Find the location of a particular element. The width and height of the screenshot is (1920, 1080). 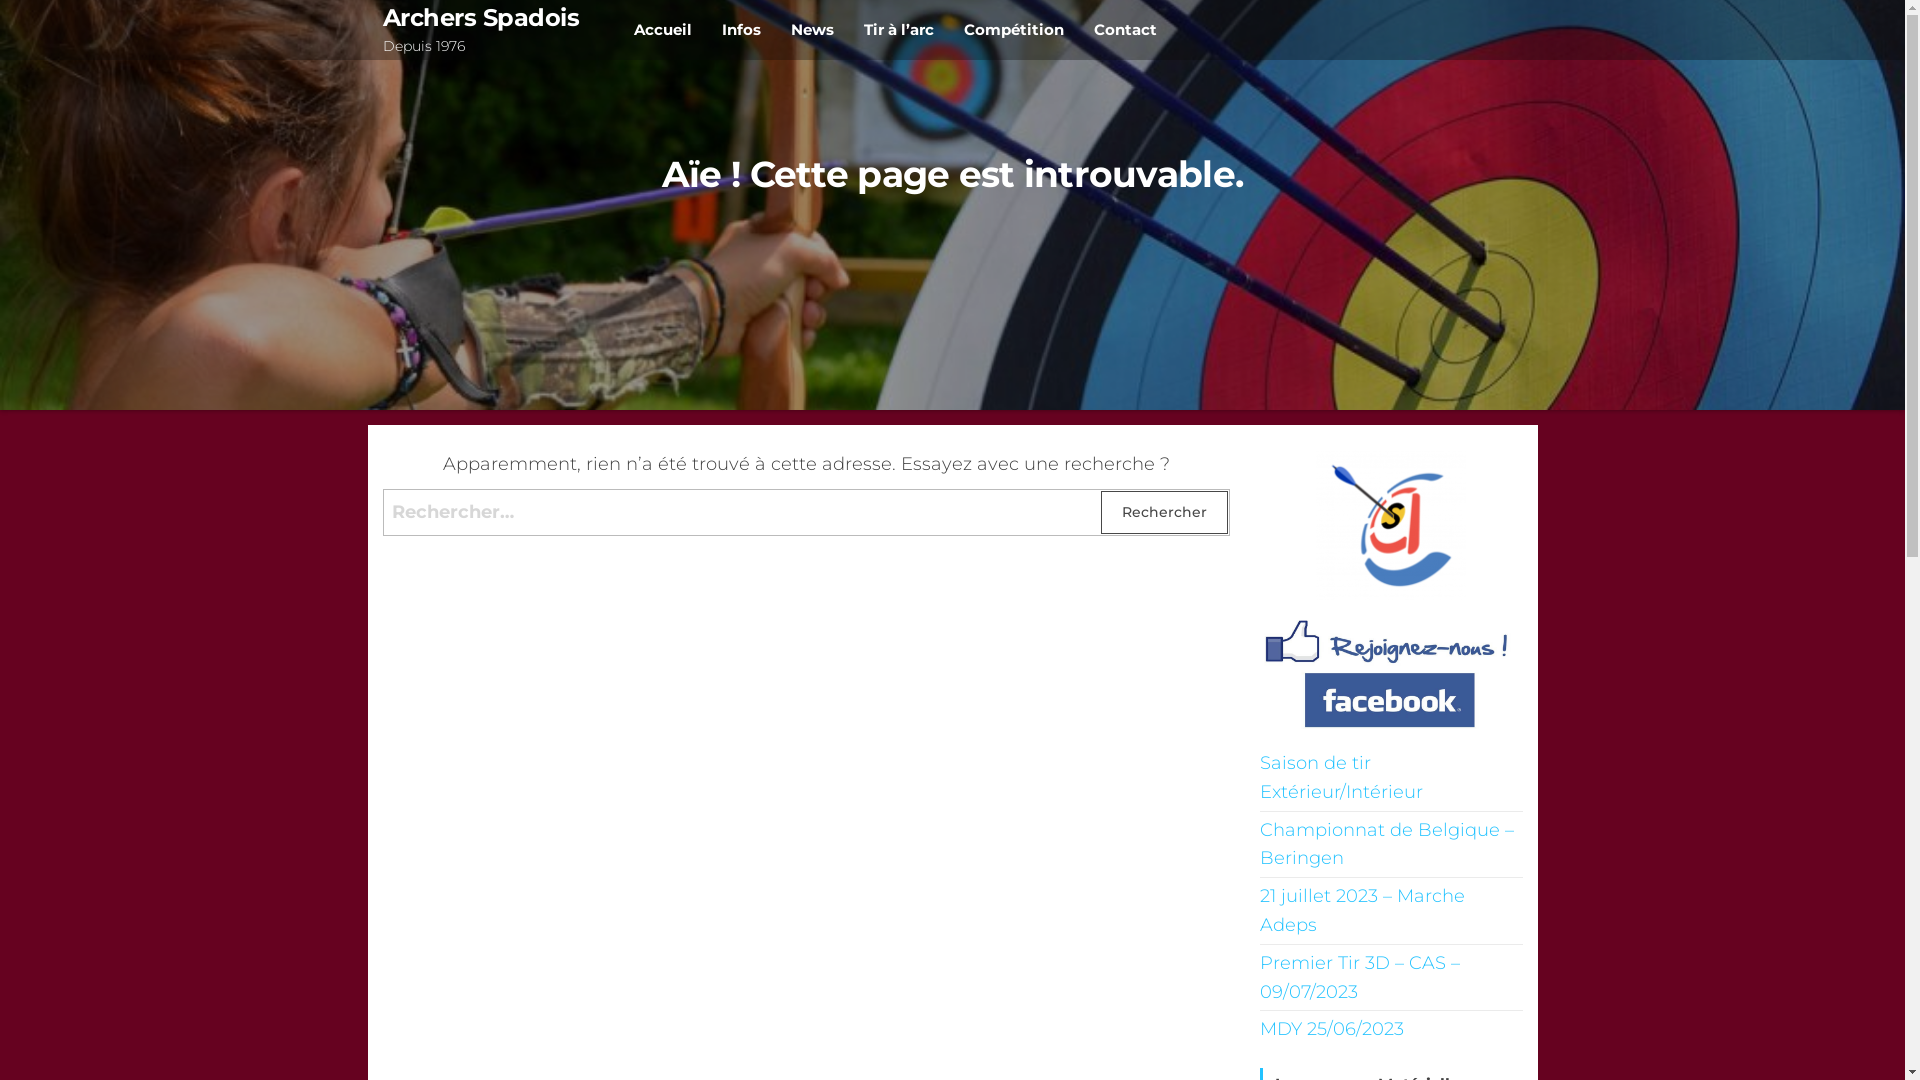

'Rechercher' is located at coordinates (1164, 511).